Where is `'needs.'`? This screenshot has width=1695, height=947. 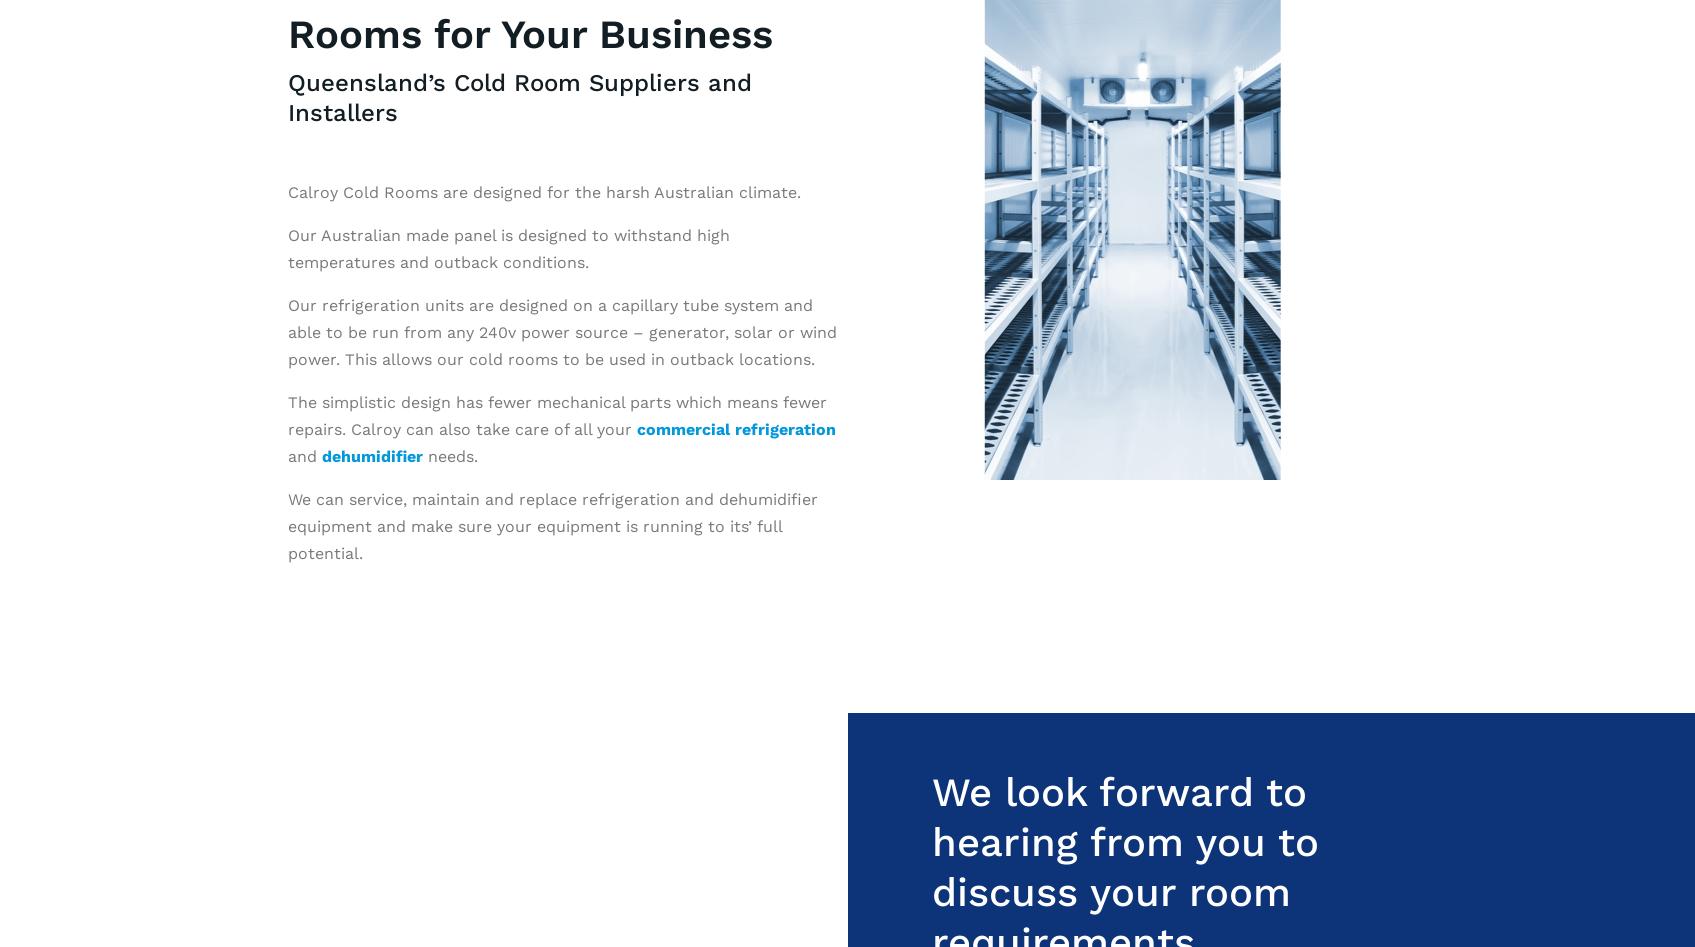
'needs.' is located at coordinates (449, 455).